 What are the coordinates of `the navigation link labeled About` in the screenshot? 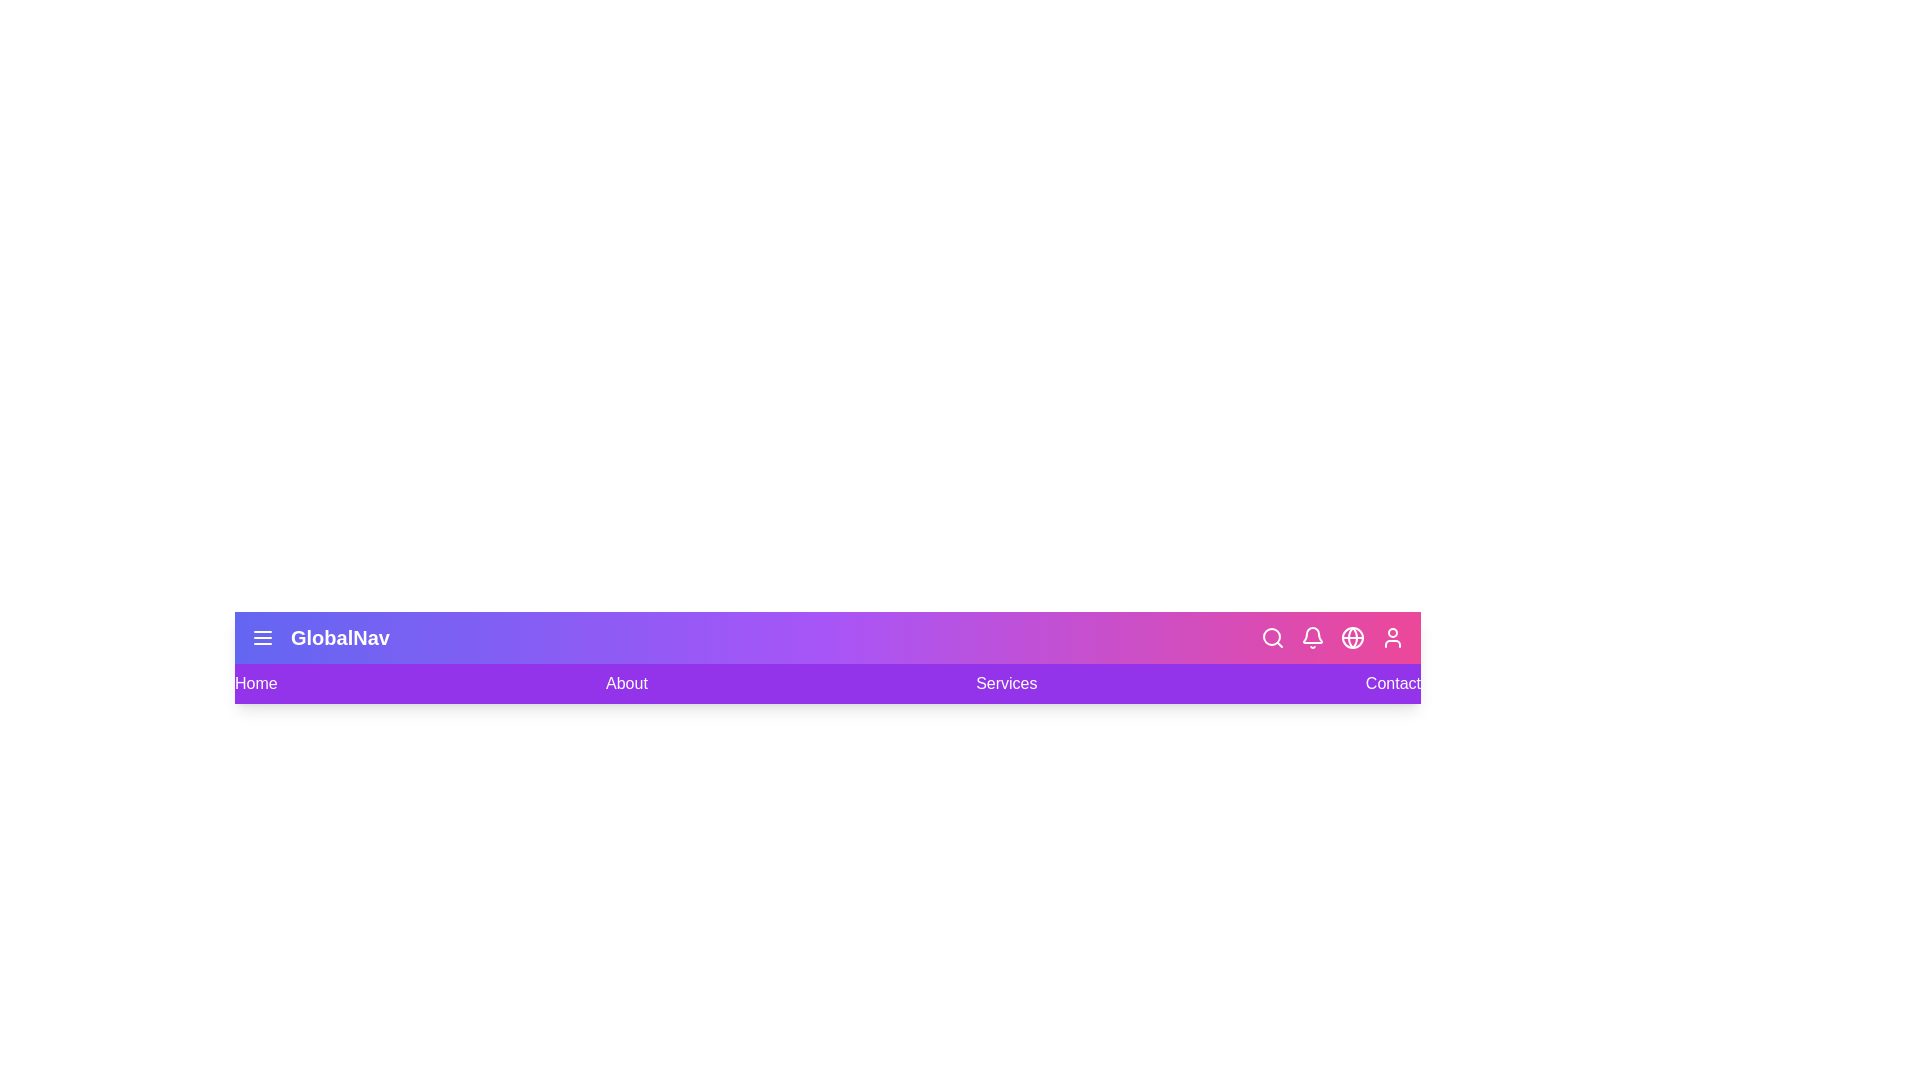 It's located at (626, 682).